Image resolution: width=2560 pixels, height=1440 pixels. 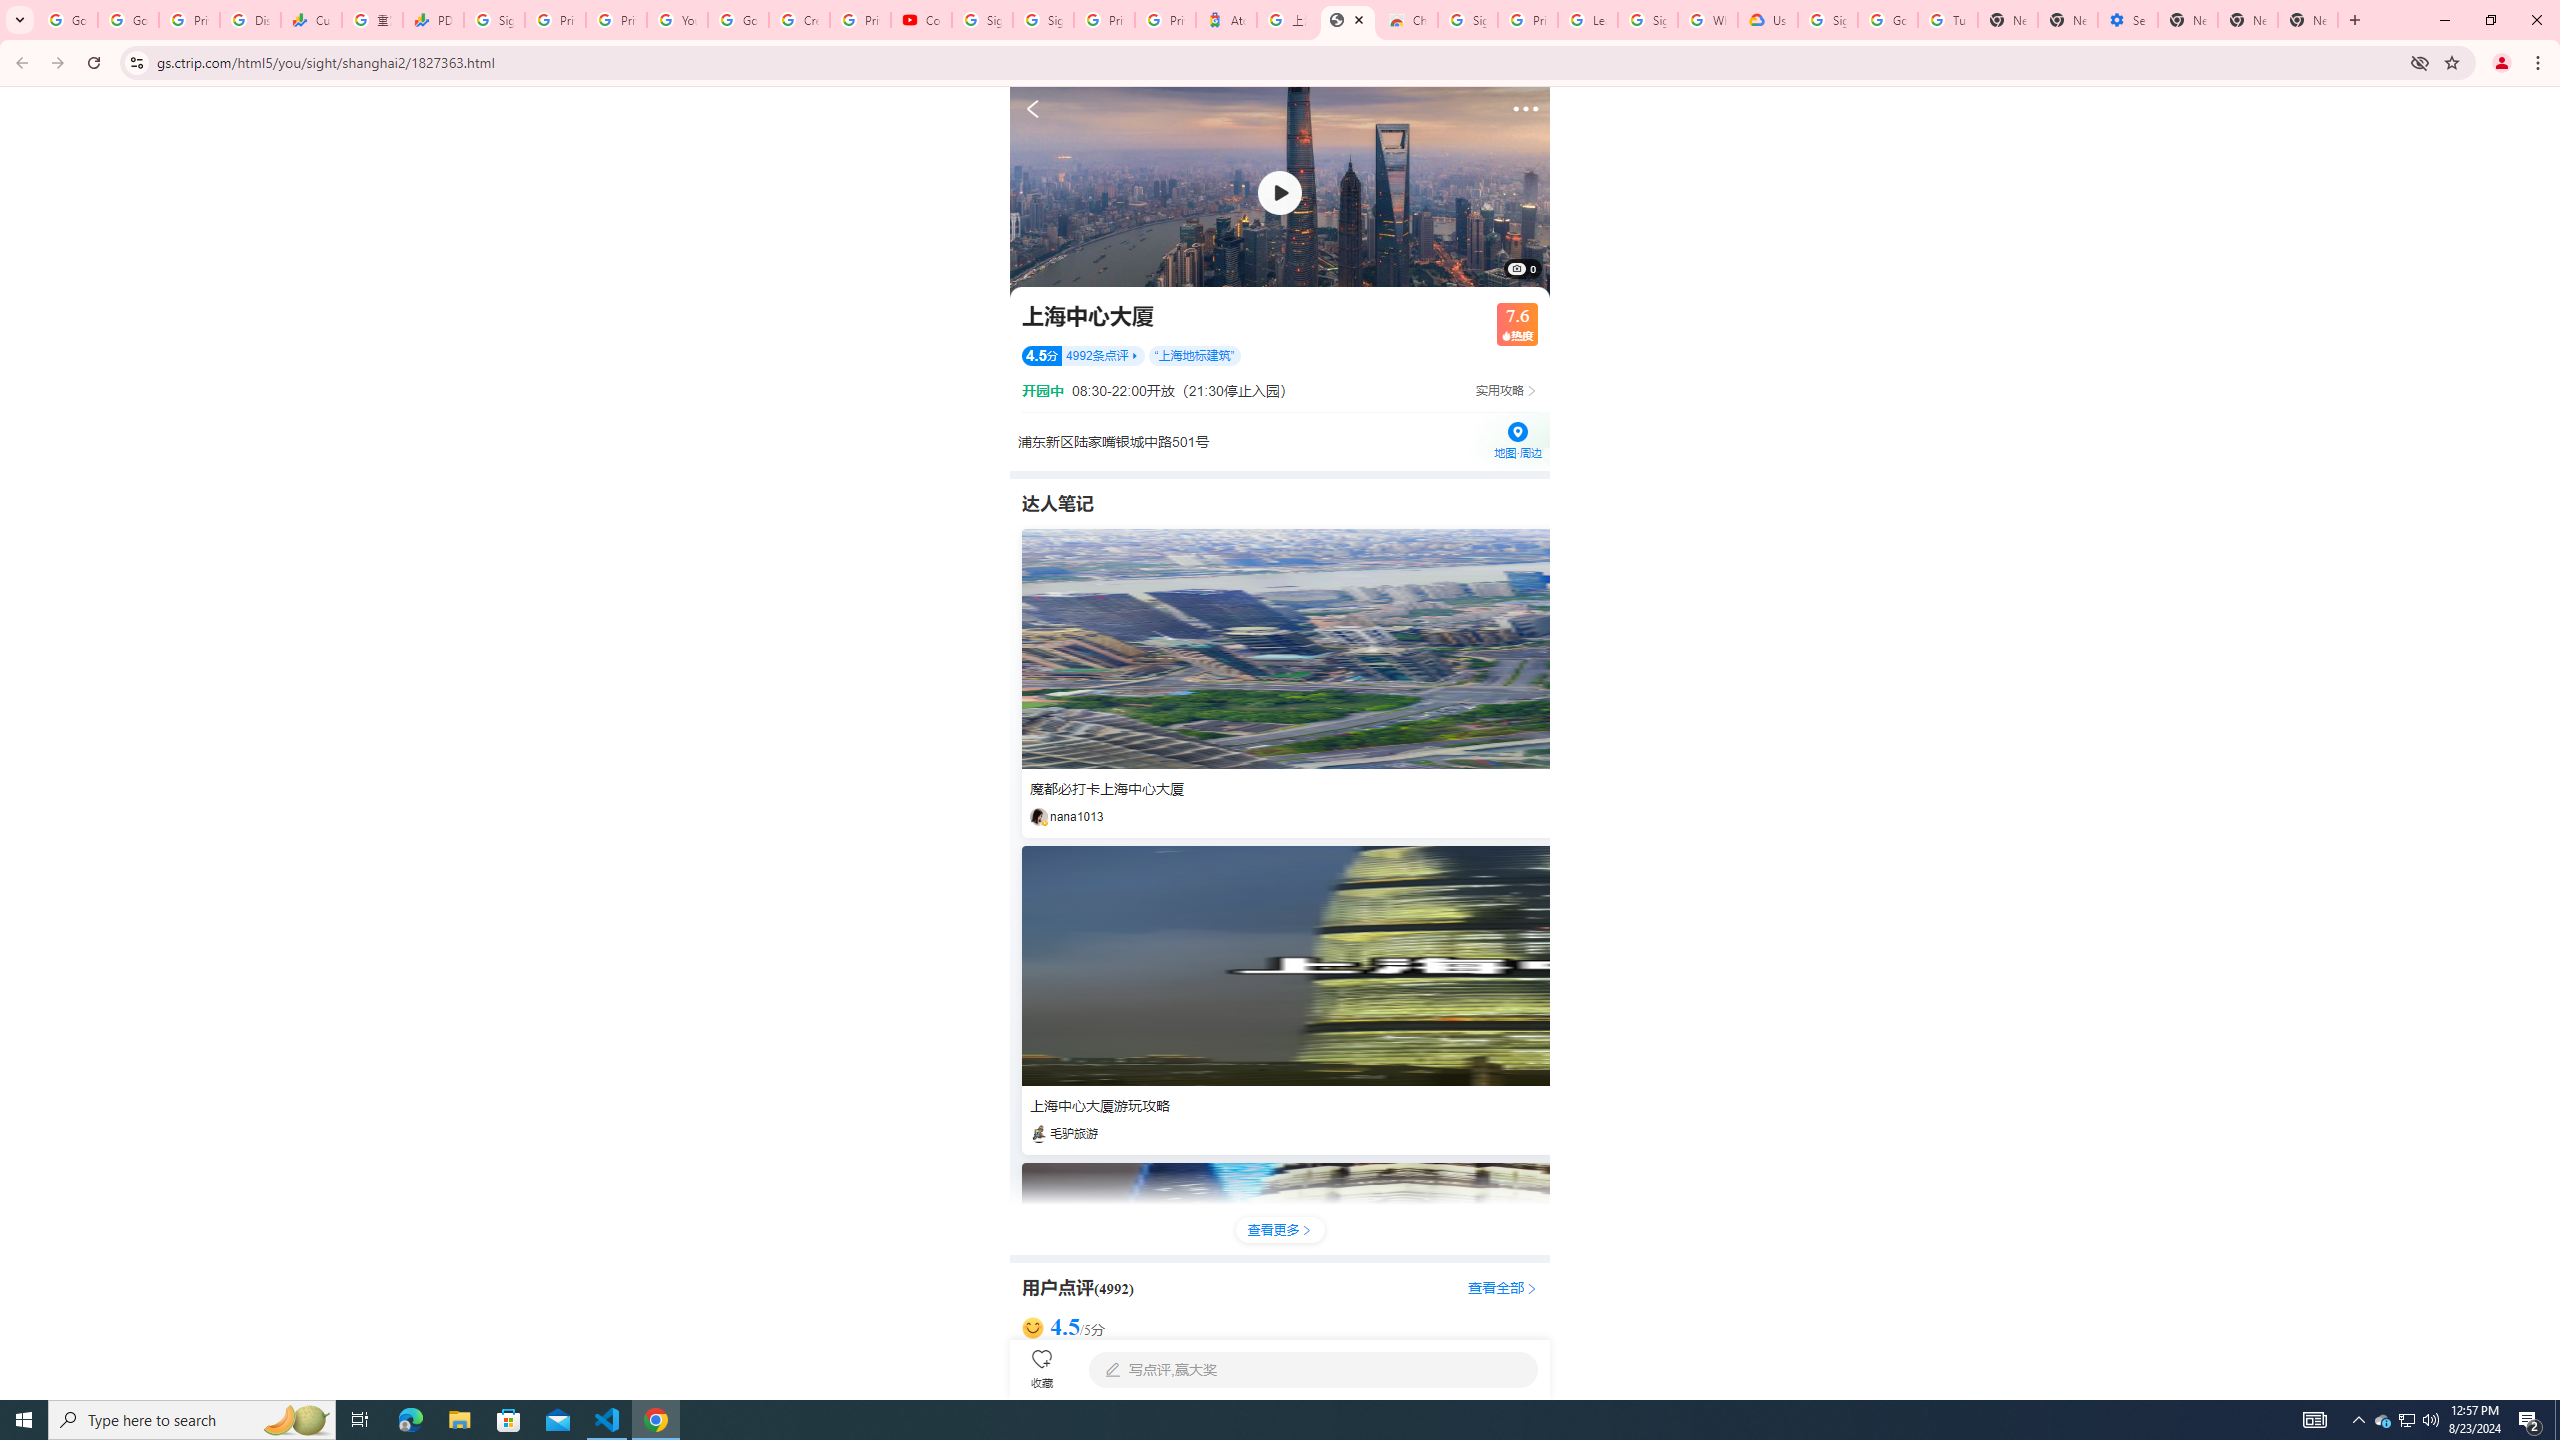 What do you see at coordinates (676, 19) in the screenshot?
I see `'YouTube'` at bounding box center [676, 19].